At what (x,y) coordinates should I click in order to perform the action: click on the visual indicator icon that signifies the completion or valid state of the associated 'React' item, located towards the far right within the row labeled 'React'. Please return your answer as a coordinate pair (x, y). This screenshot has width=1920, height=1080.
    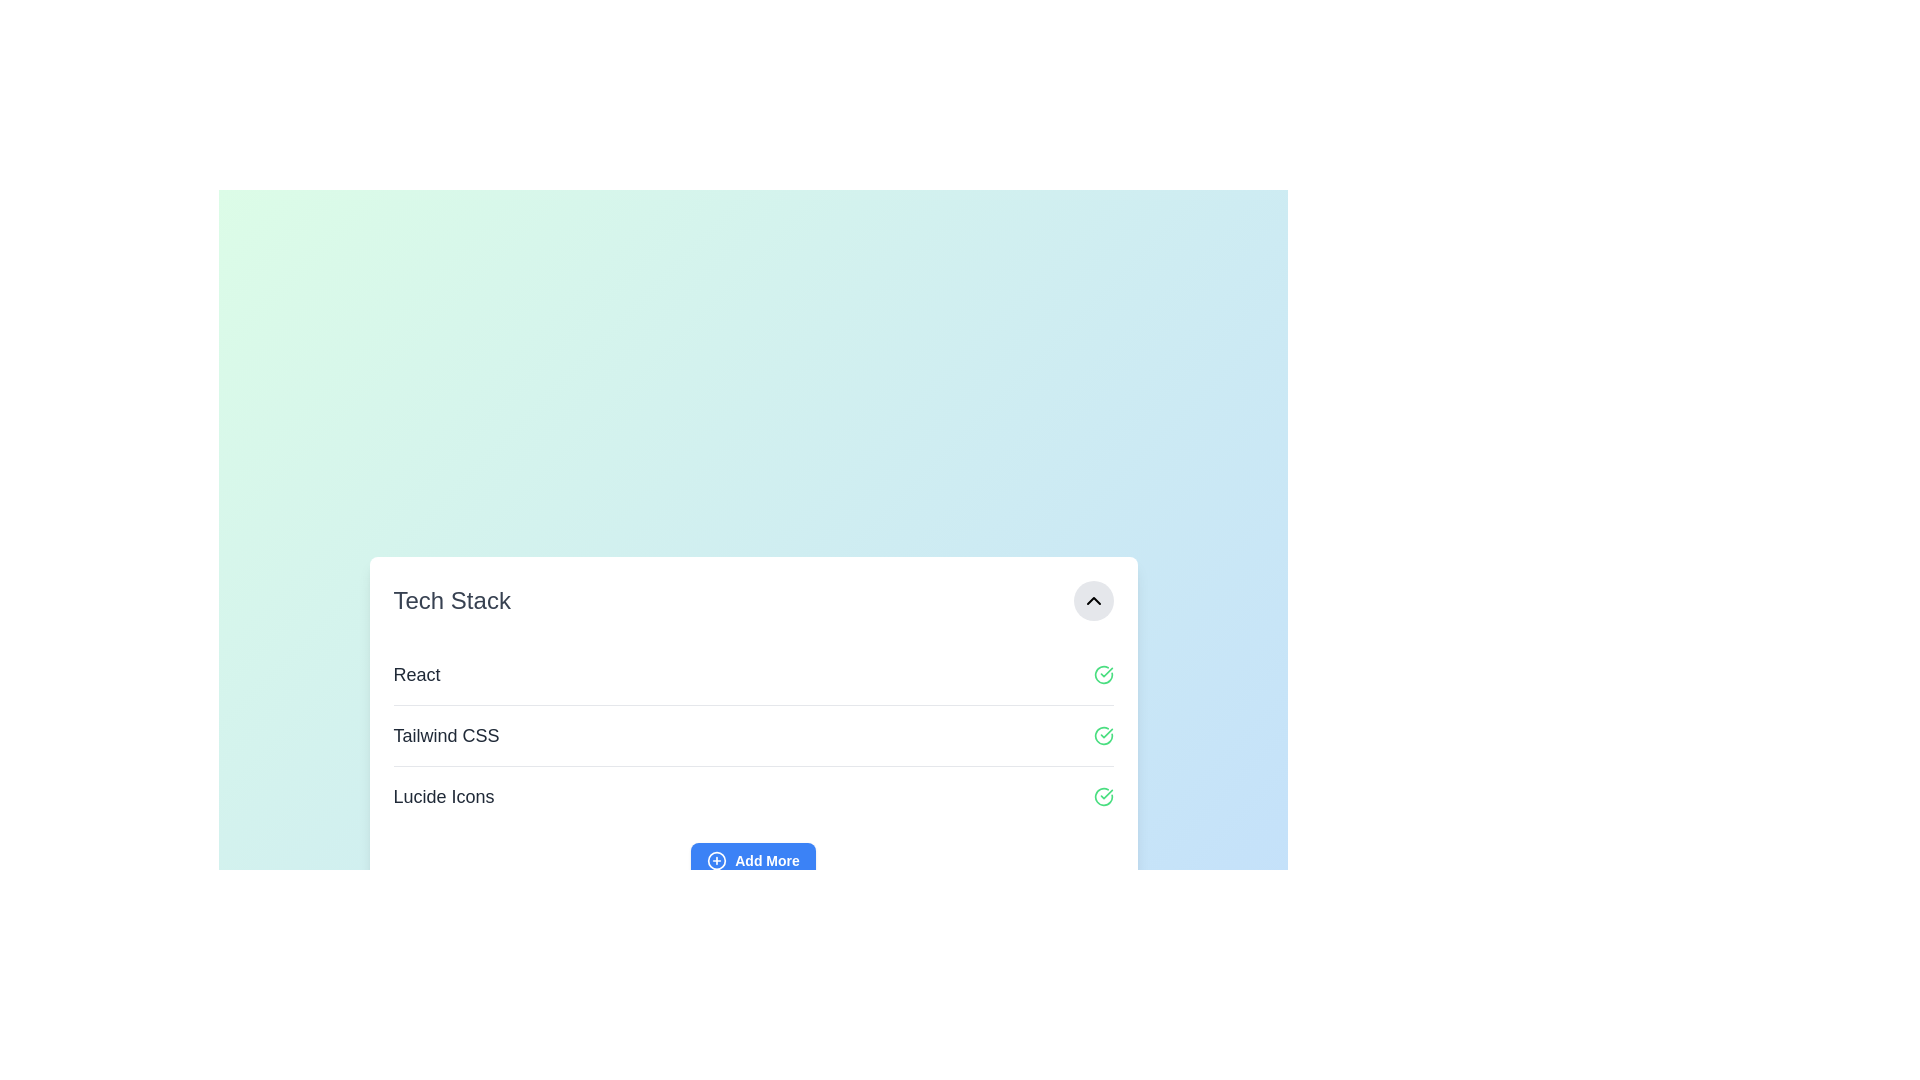
    Looking at the image, I should click on (1102, 675).